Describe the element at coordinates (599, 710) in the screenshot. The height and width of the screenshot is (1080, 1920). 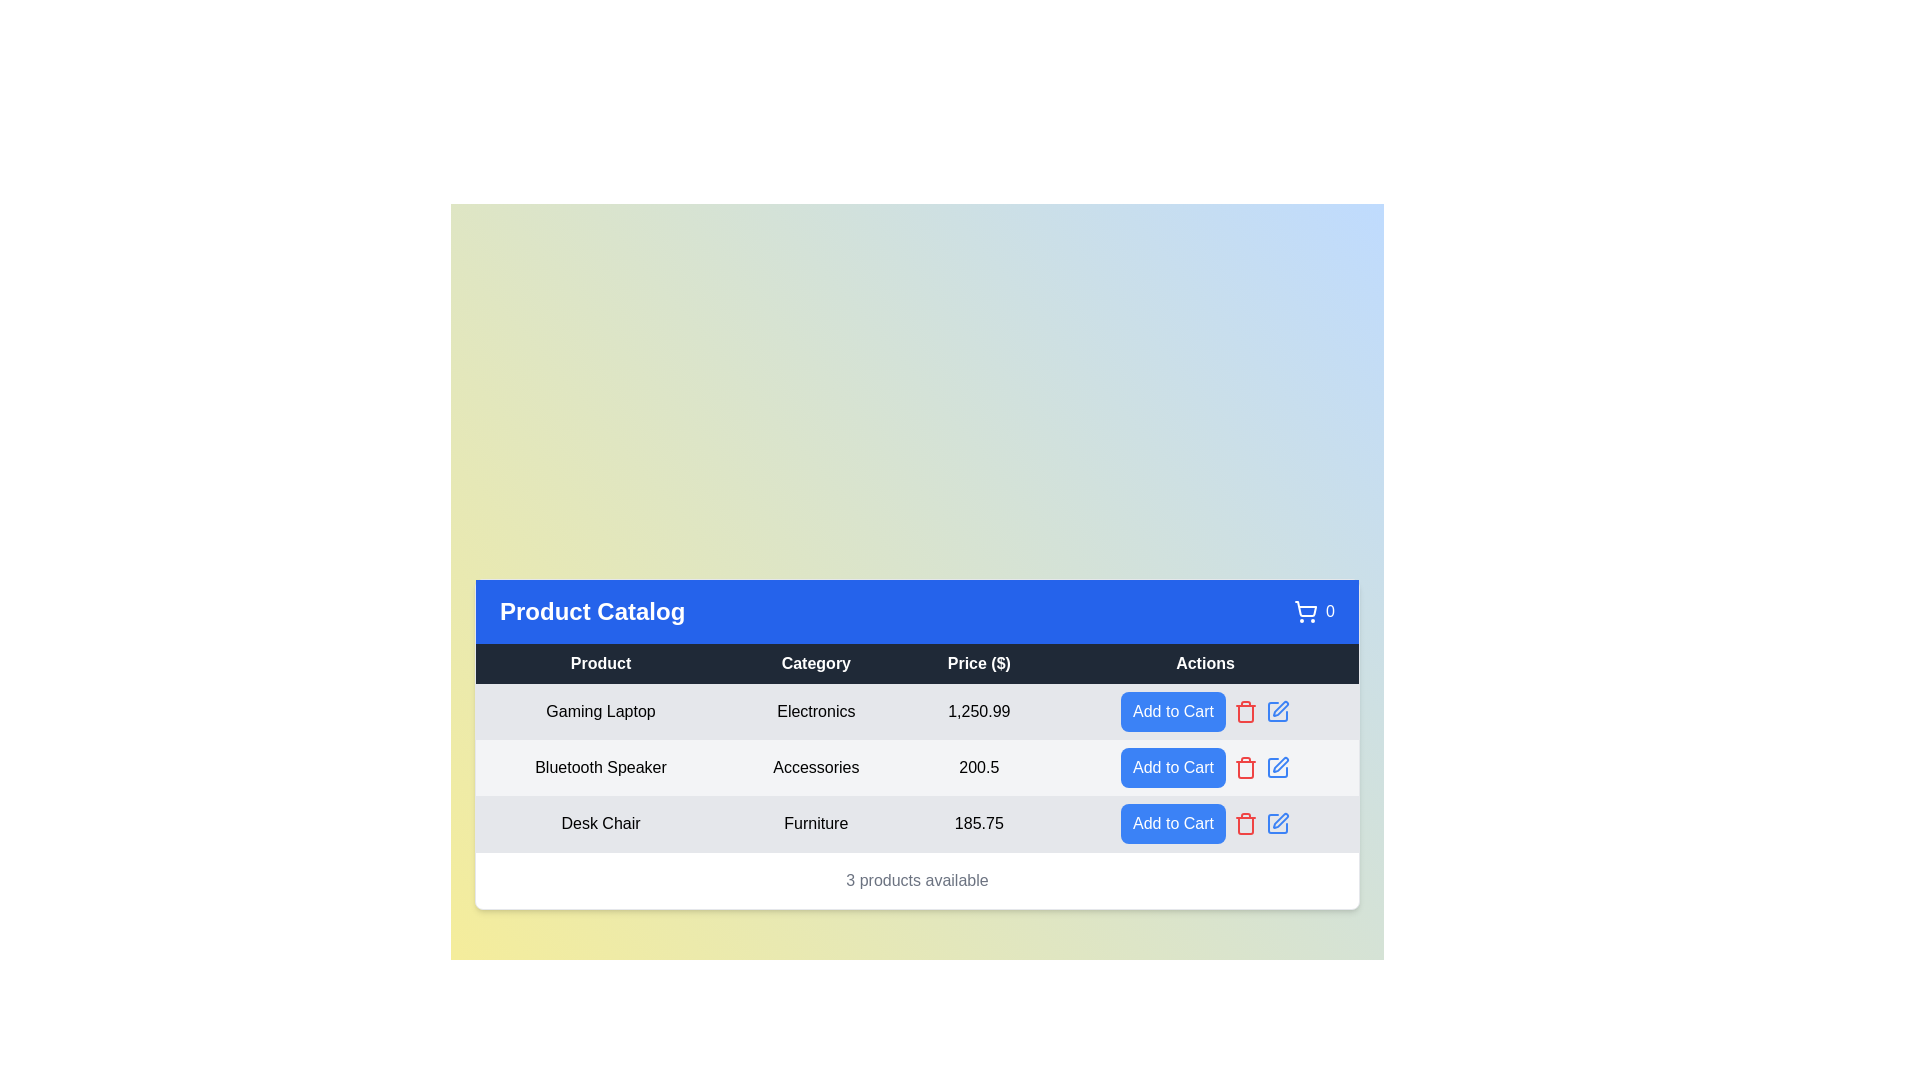
I see `the 'Gaming Laptop' text label, which is displayed in a black font on a light gray background, located in the first column of the product table under the 'Product' header` at that location.